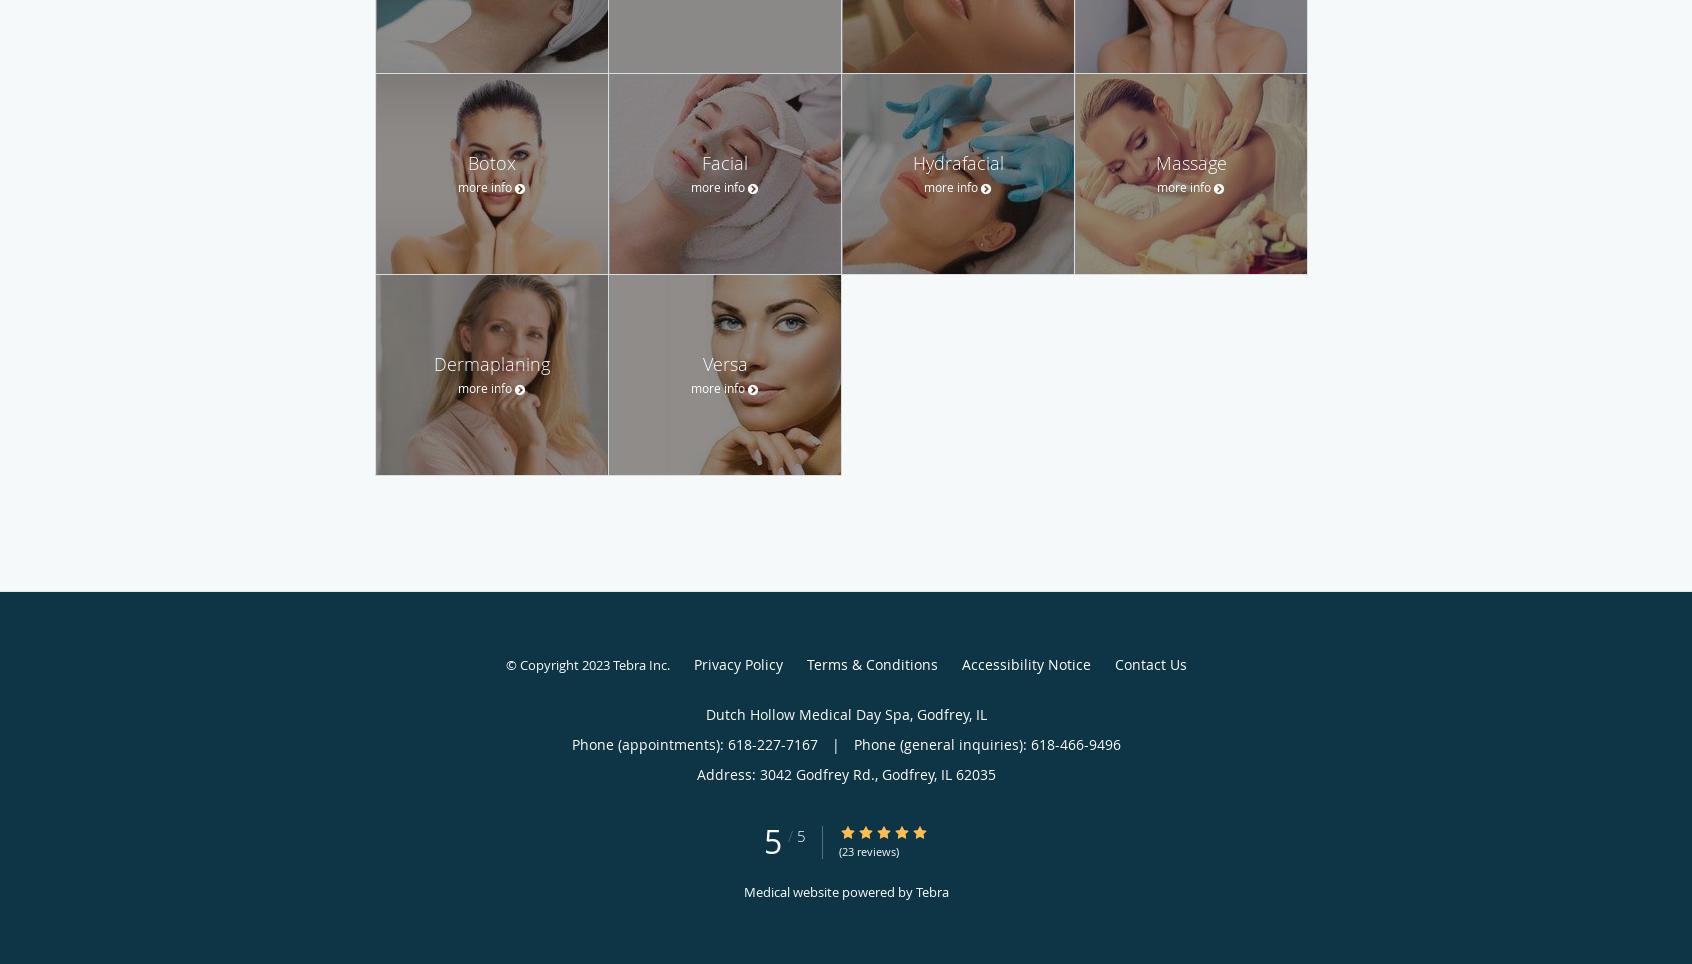  I want to click on '3042 Godfrey Rd.,', so click(819, 774).